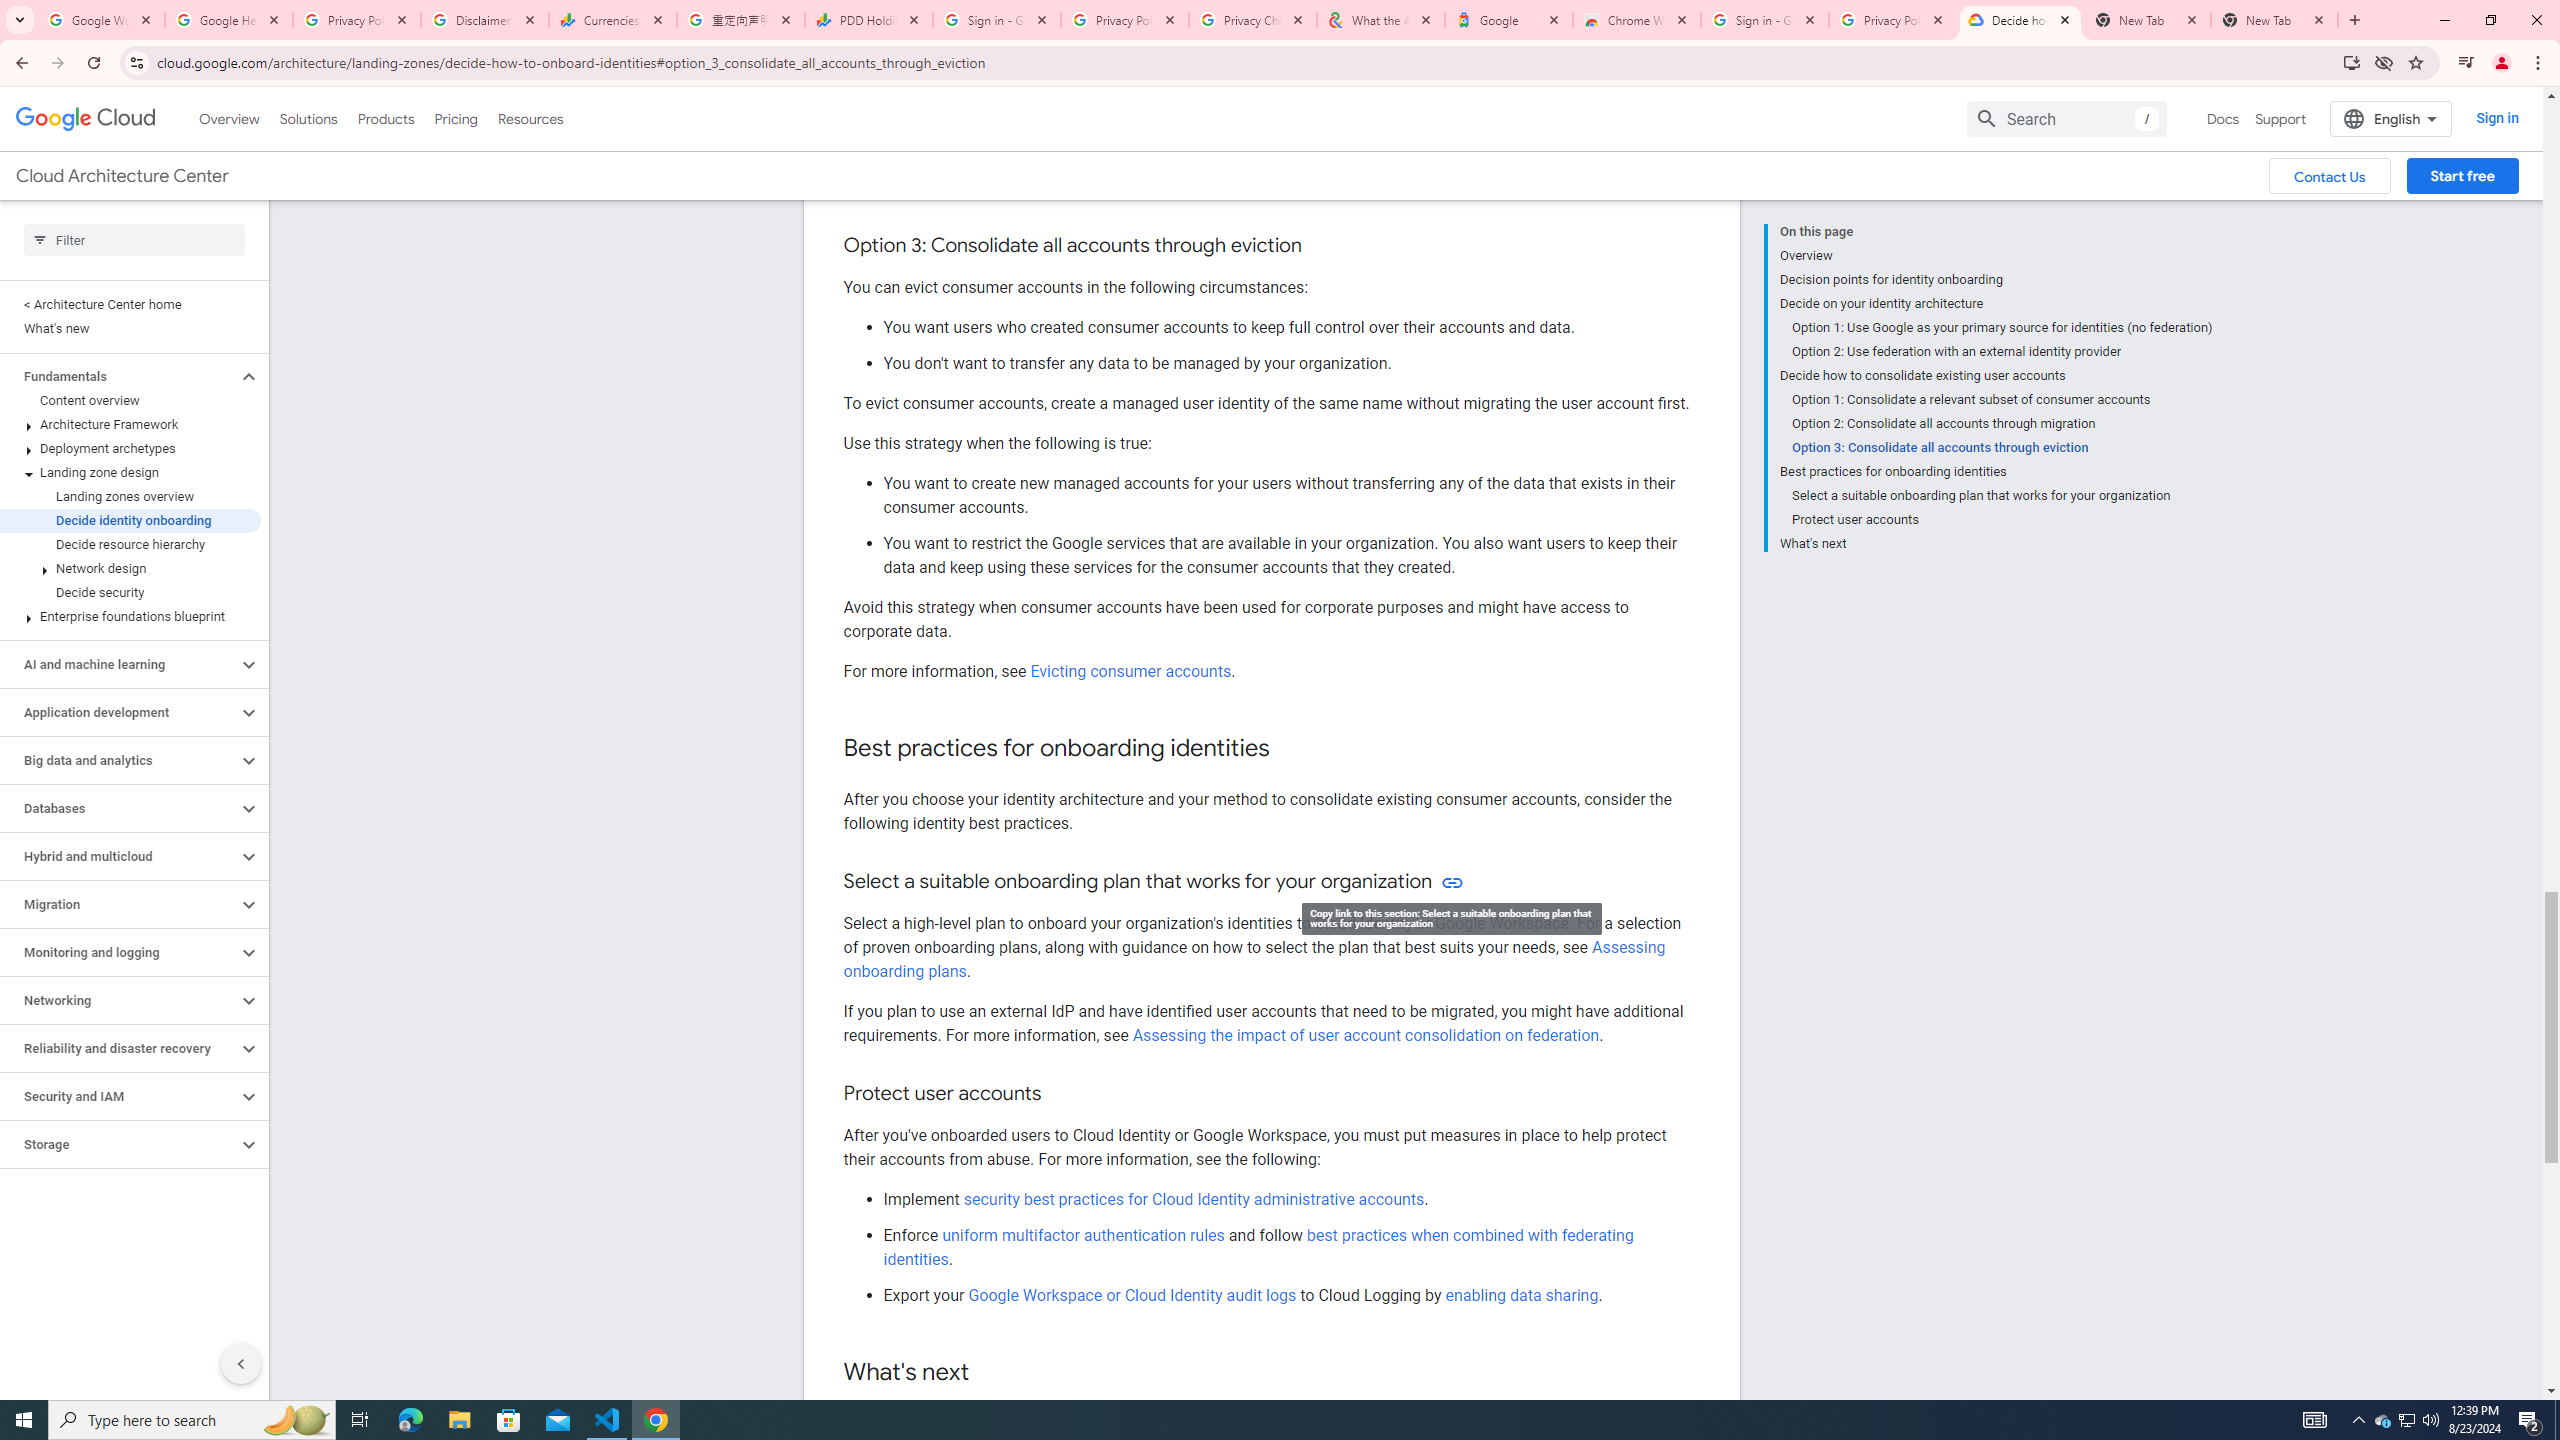 The height and width of the screenshot is (1440, 2560). What do you see at coordinates (1994, 540) in the screenshot?
I see `'What'` at bounding box center [1994, 540].